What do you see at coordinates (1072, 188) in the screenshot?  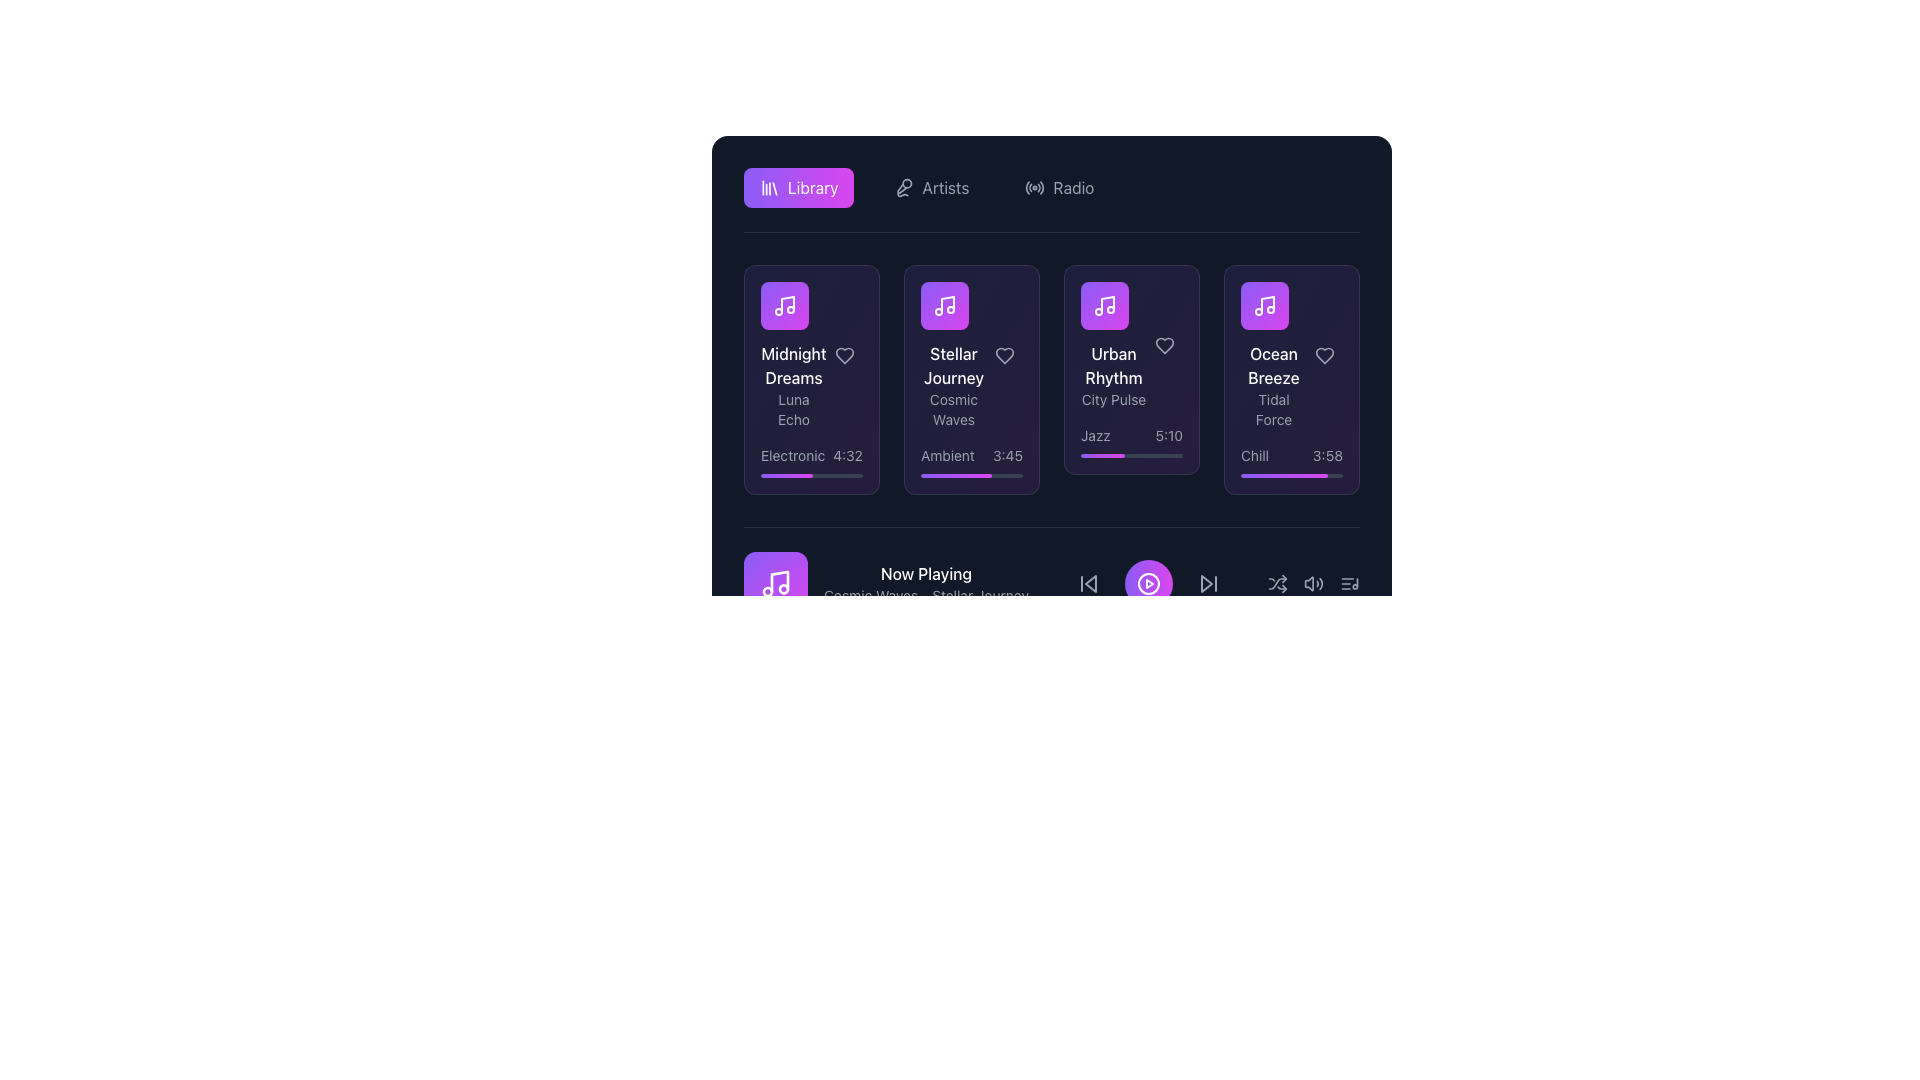 I see `the navigational text label 'Radio' in the top navigation bar, which serves as a button for accessing radio functionality` at bounding box center [1072, 188].